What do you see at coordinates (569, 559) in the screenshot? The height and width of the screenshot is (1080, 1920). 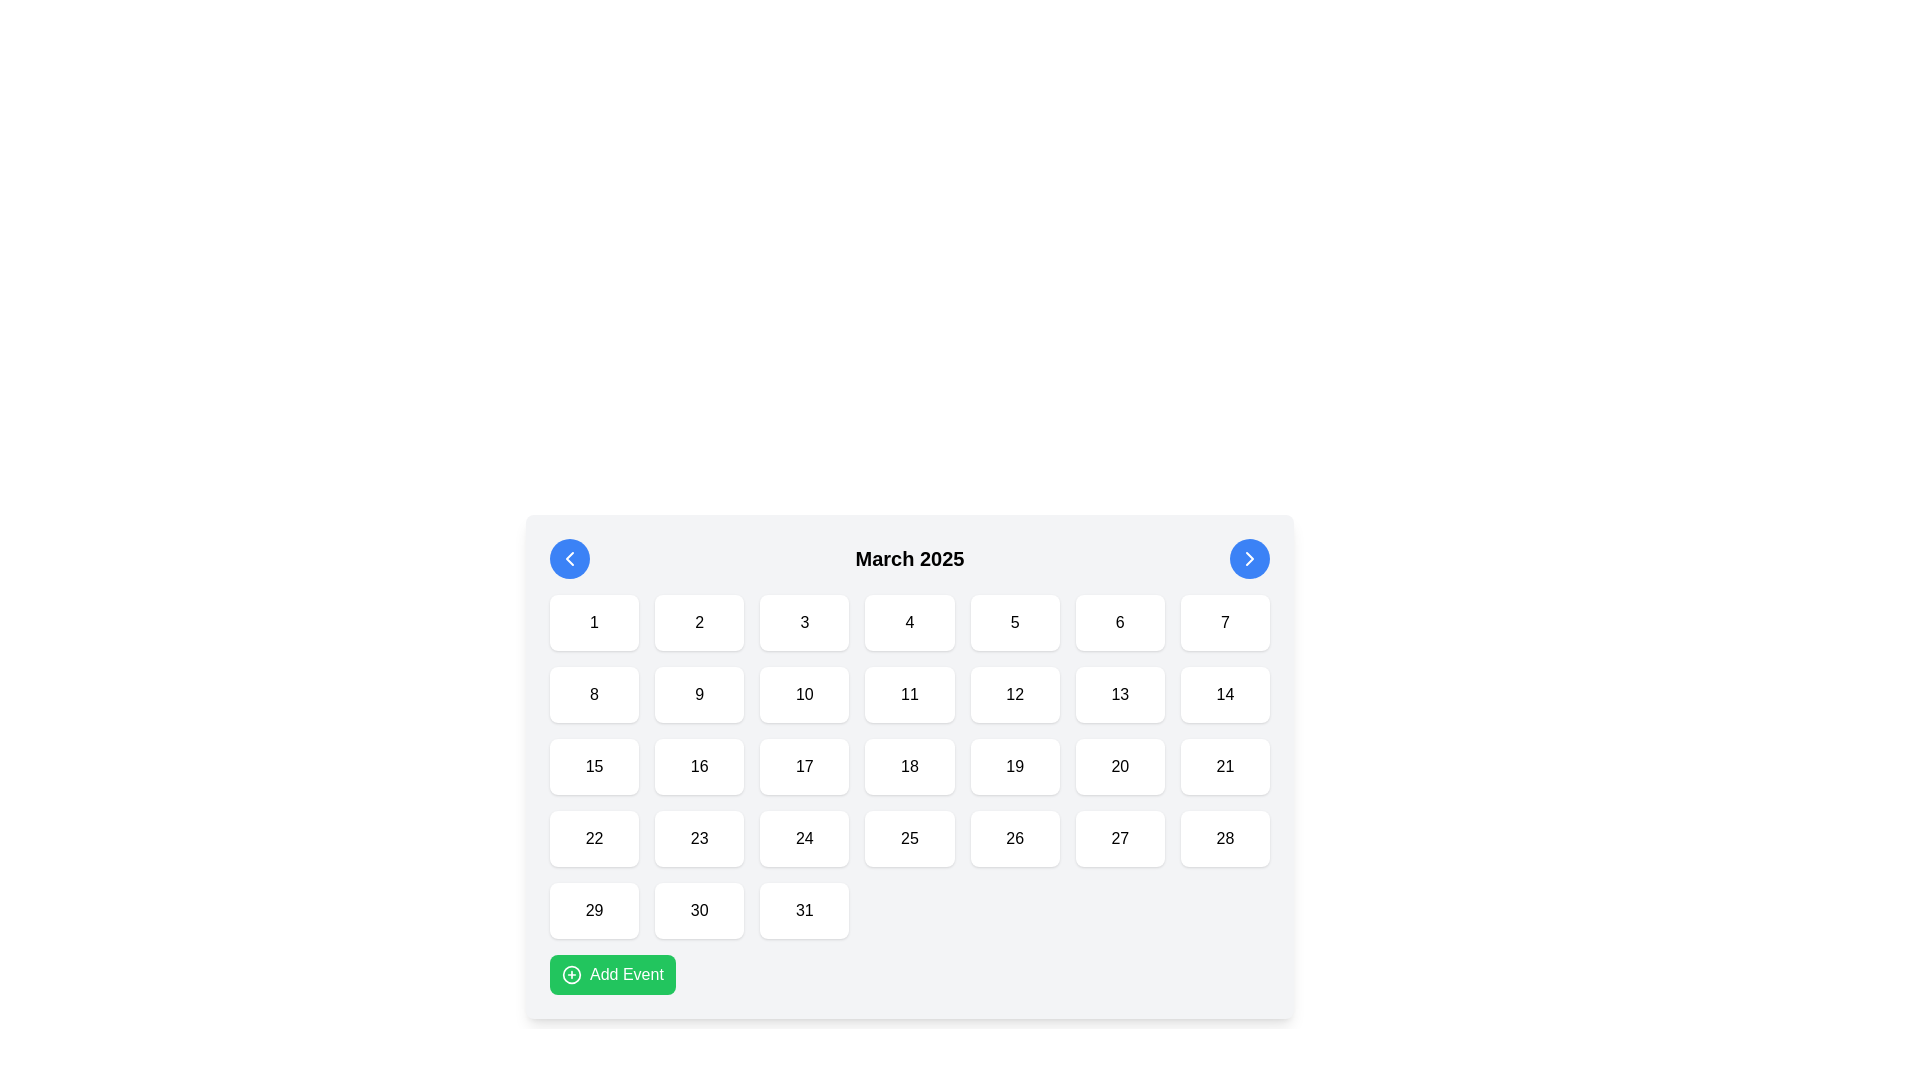 I see `the left chevron navigation button located within a circular button on the left side of the calendar navigation header` at bounding box center [569, 559].